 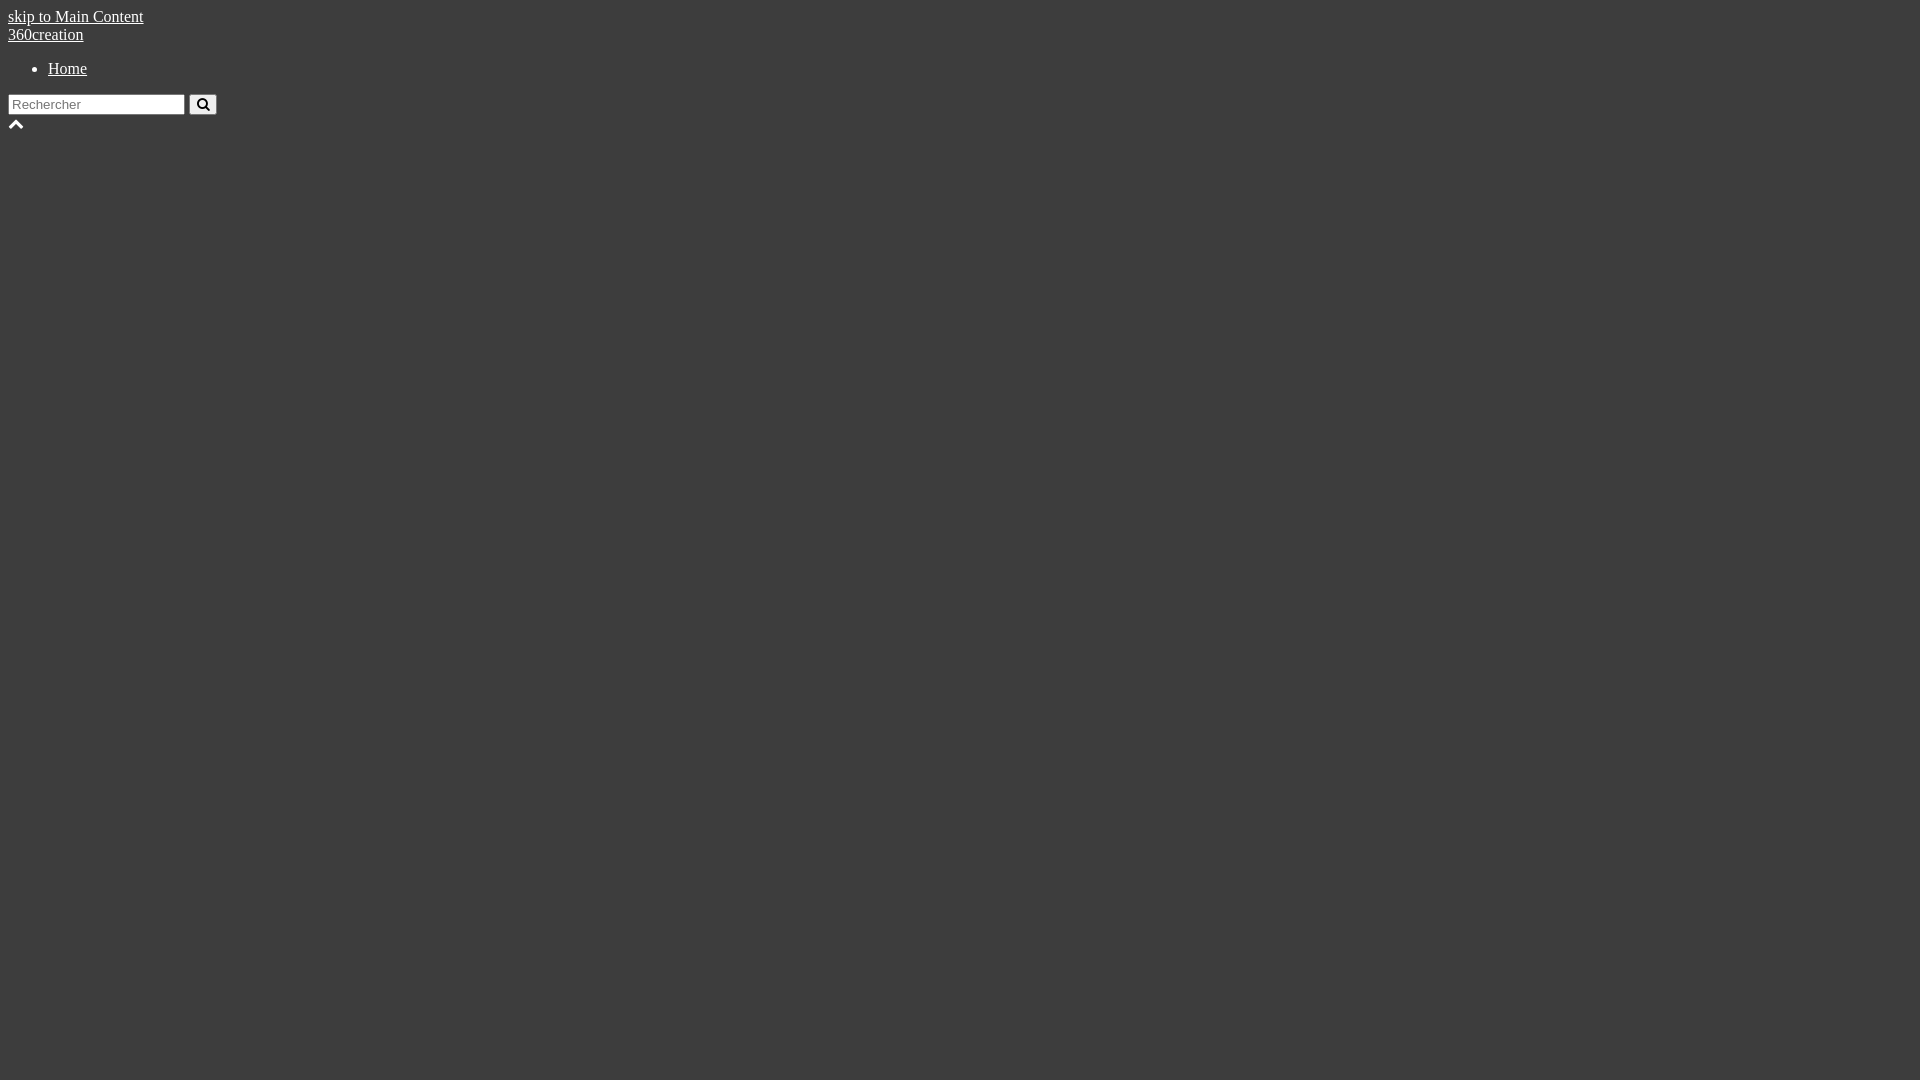 What do you see at coordinates (8, 123) in the screenshot?
I see `'Back To Top'` at bounding box center [8, 123].